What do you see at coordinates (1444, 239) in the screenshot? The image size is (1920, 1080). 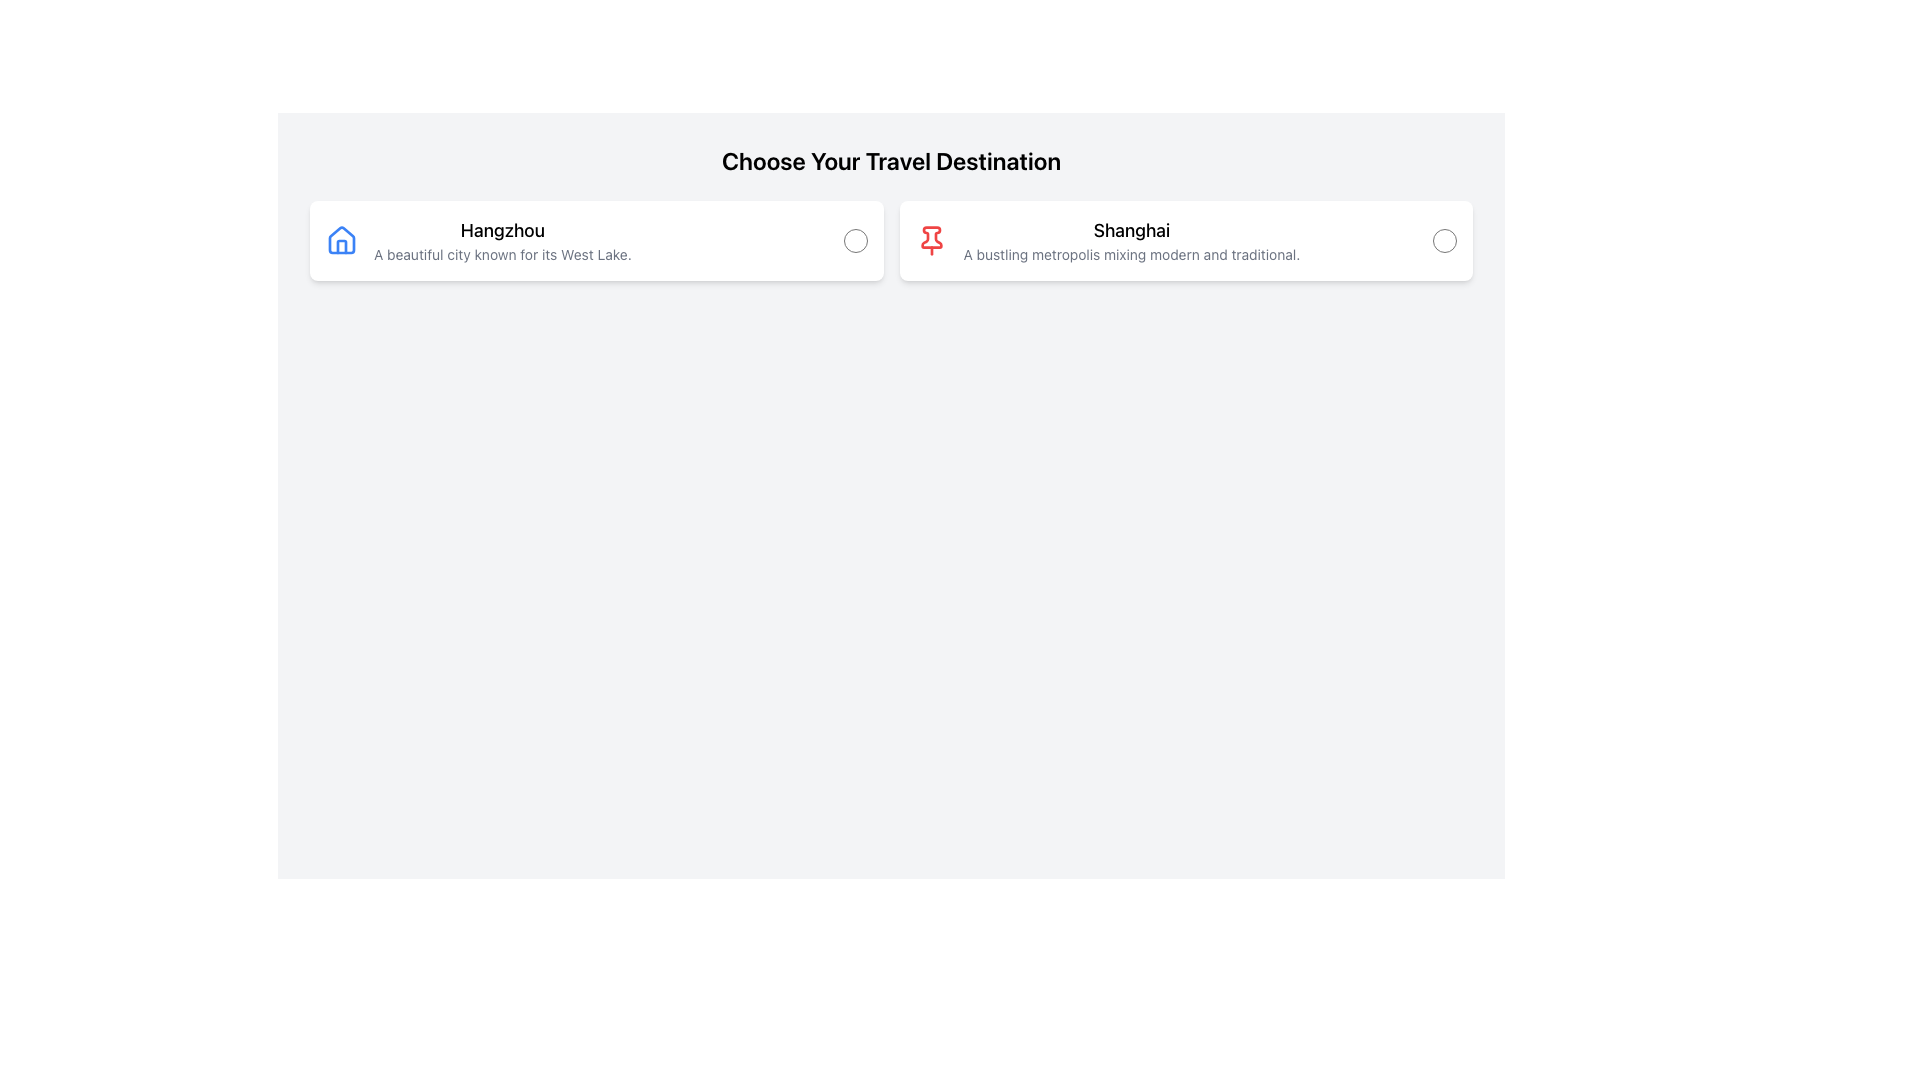 I see `the blue circular radio button located to the far right of the 'Shanghai' section` at bounding box center [1444, 239].